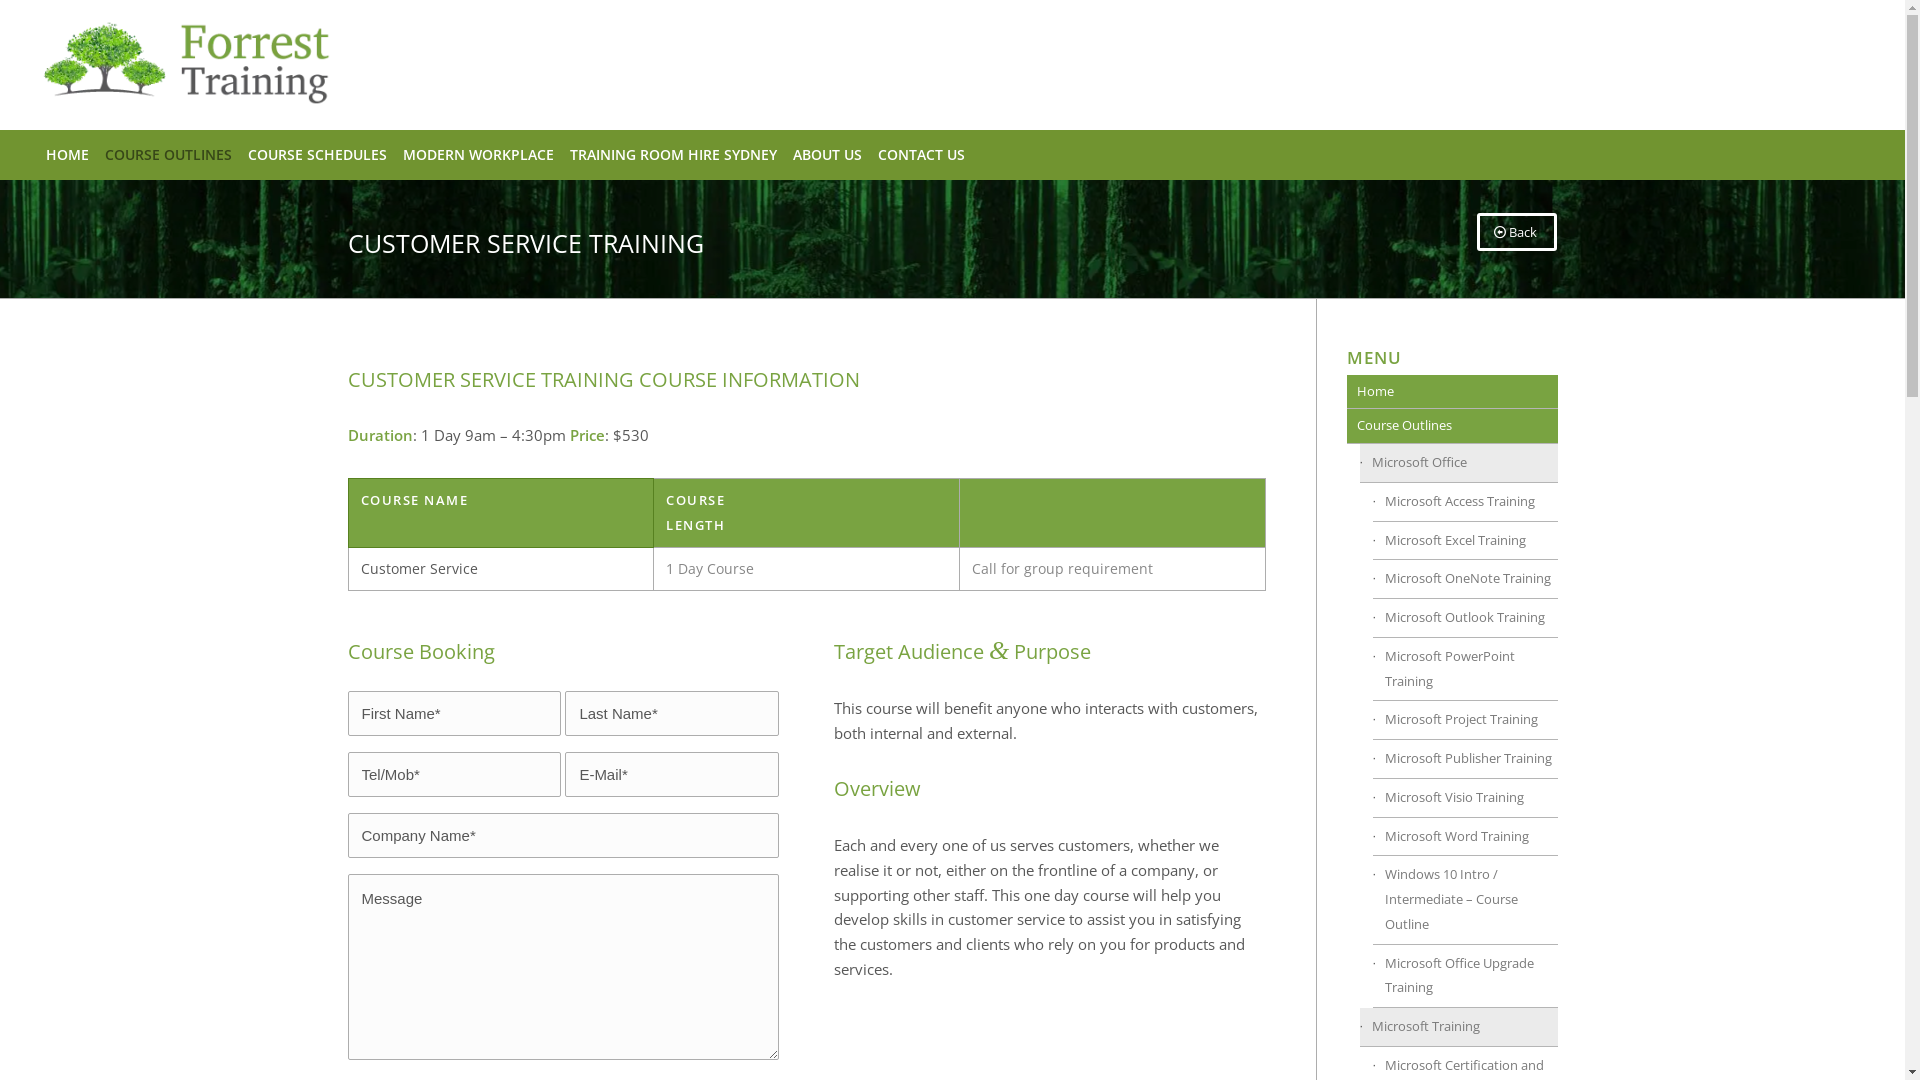 The image size is (1920, 1080). I want to click on 'Microsoft Access Training', so click(1464, 501).